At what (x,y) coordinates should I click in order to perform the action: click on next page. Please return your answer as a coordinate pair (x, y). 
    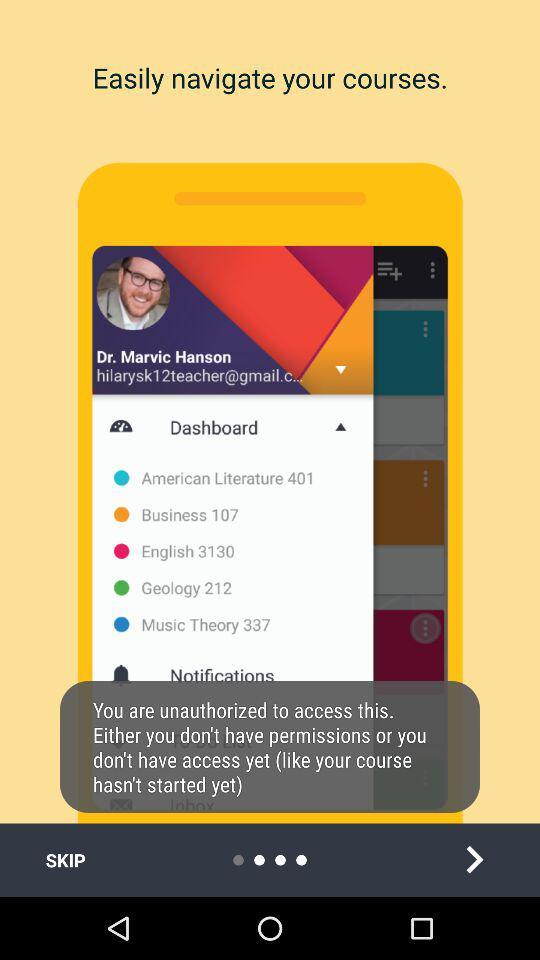
    Looking at the image, I should click on (473, 859).